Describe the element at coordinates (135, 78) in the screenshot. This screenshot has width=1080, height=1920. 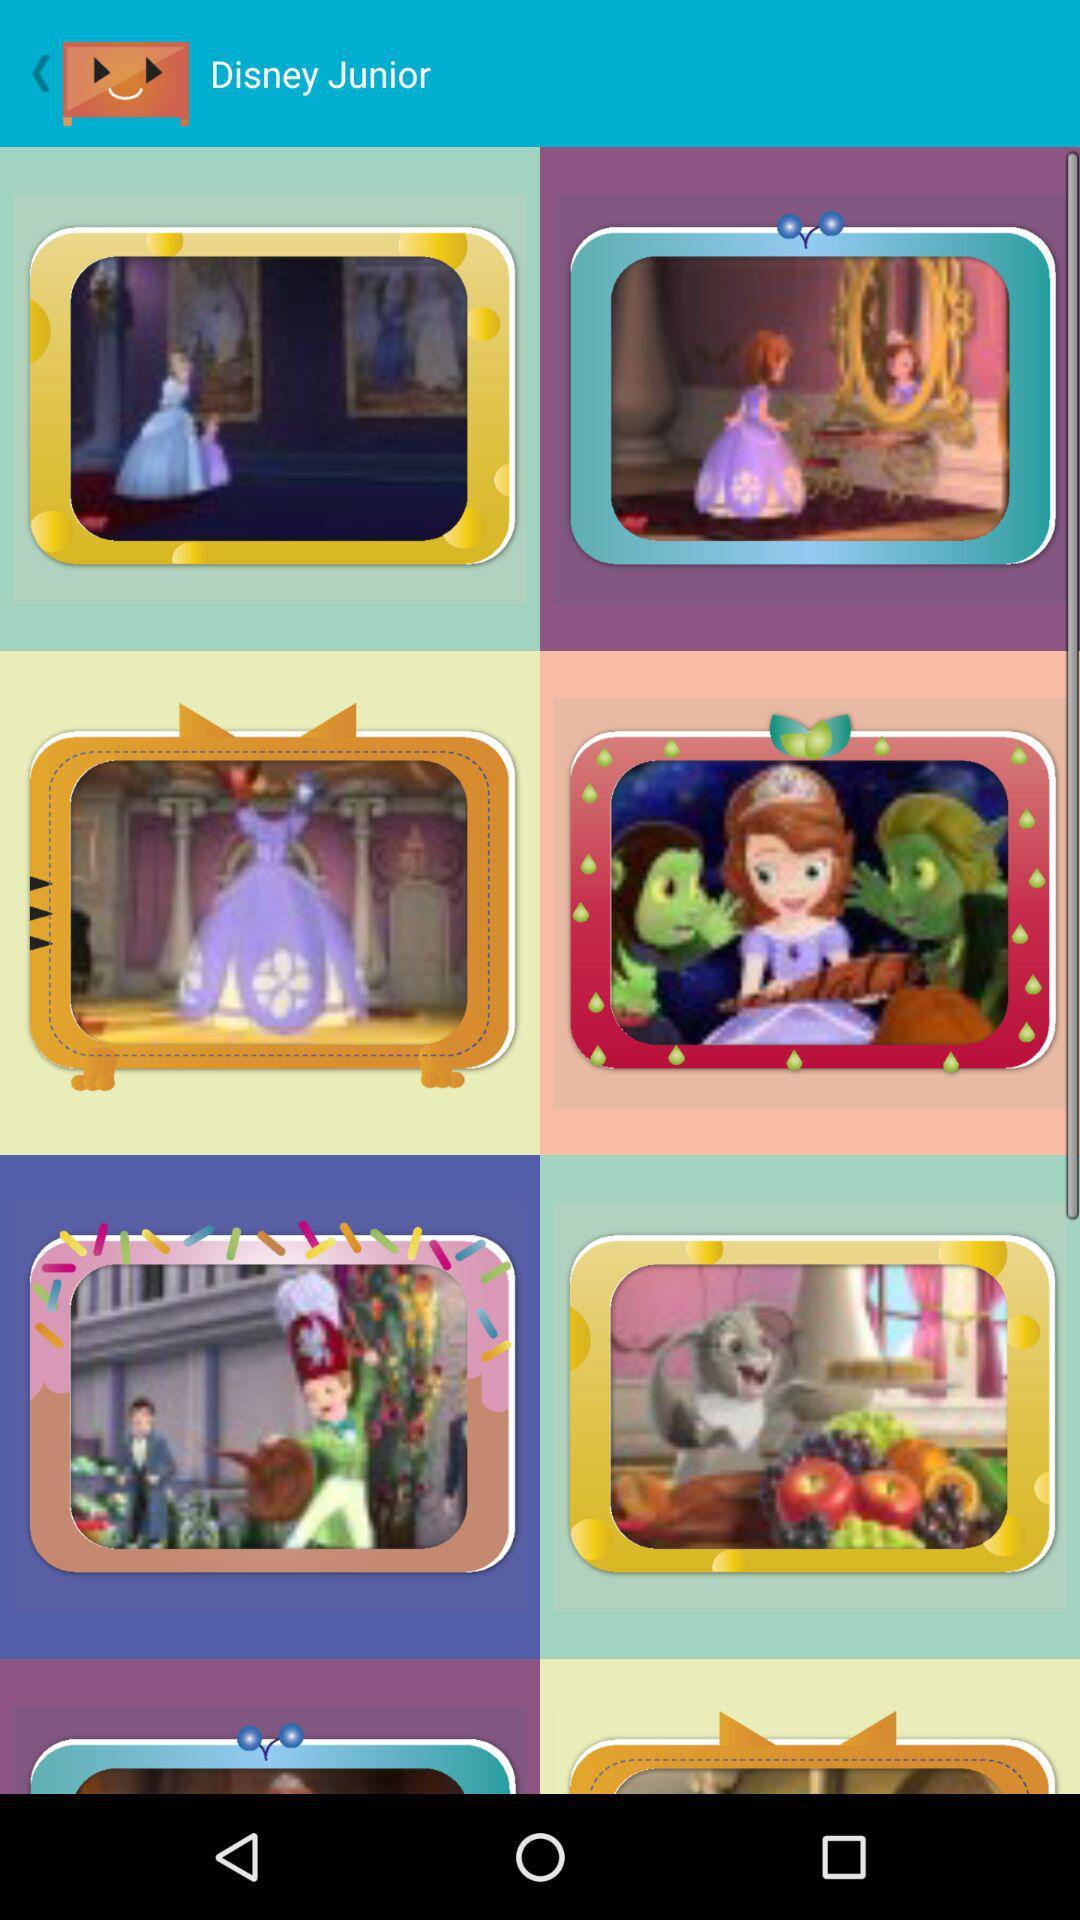
I see `the twitter icon` at that location.